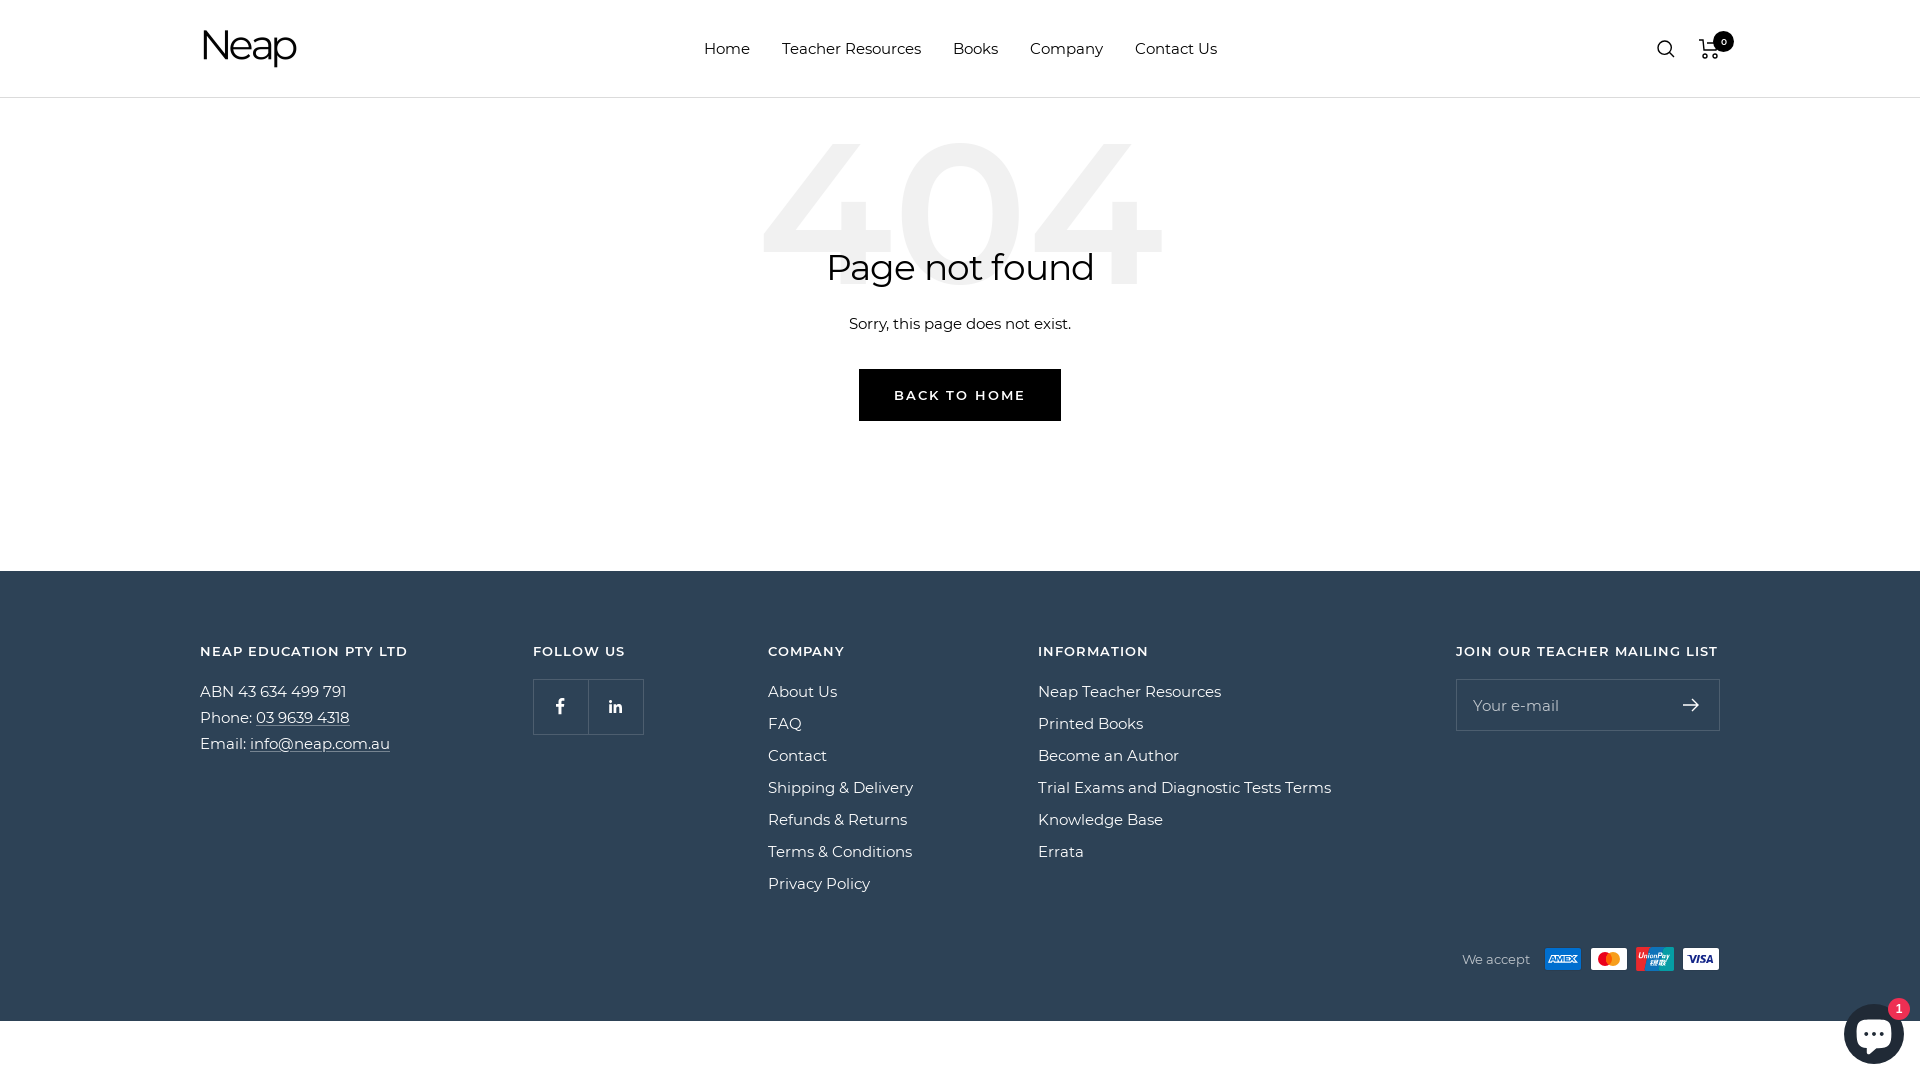 This screenshot has height=1080, width=1920. Describe the element at coordinates (1089, 724) in the screenshot. I see `'Printed Books'` at that location.